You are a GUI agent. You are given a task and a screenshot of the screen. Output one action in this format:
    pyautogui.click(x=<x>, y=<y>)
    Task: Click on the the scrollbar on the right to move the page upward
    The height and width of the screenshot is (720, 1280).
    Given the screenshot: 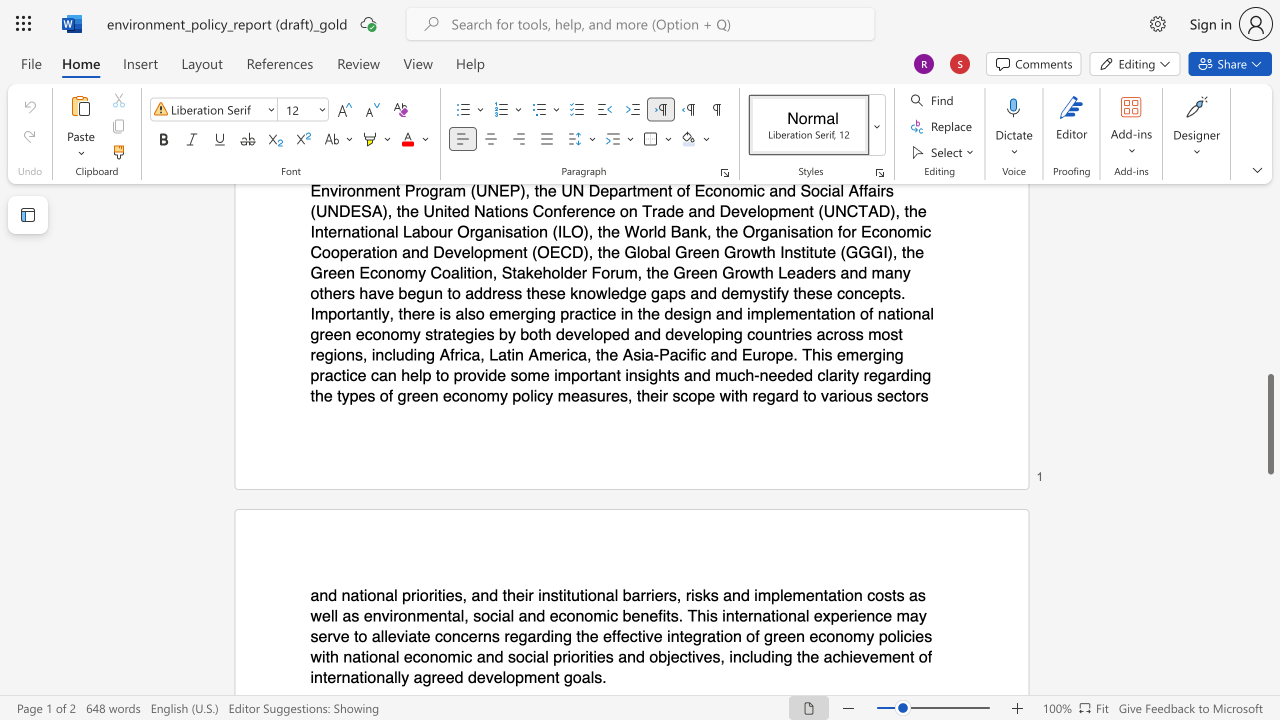 What is the action you would take?
    pyautogui.click(x=1269, y=370)
    